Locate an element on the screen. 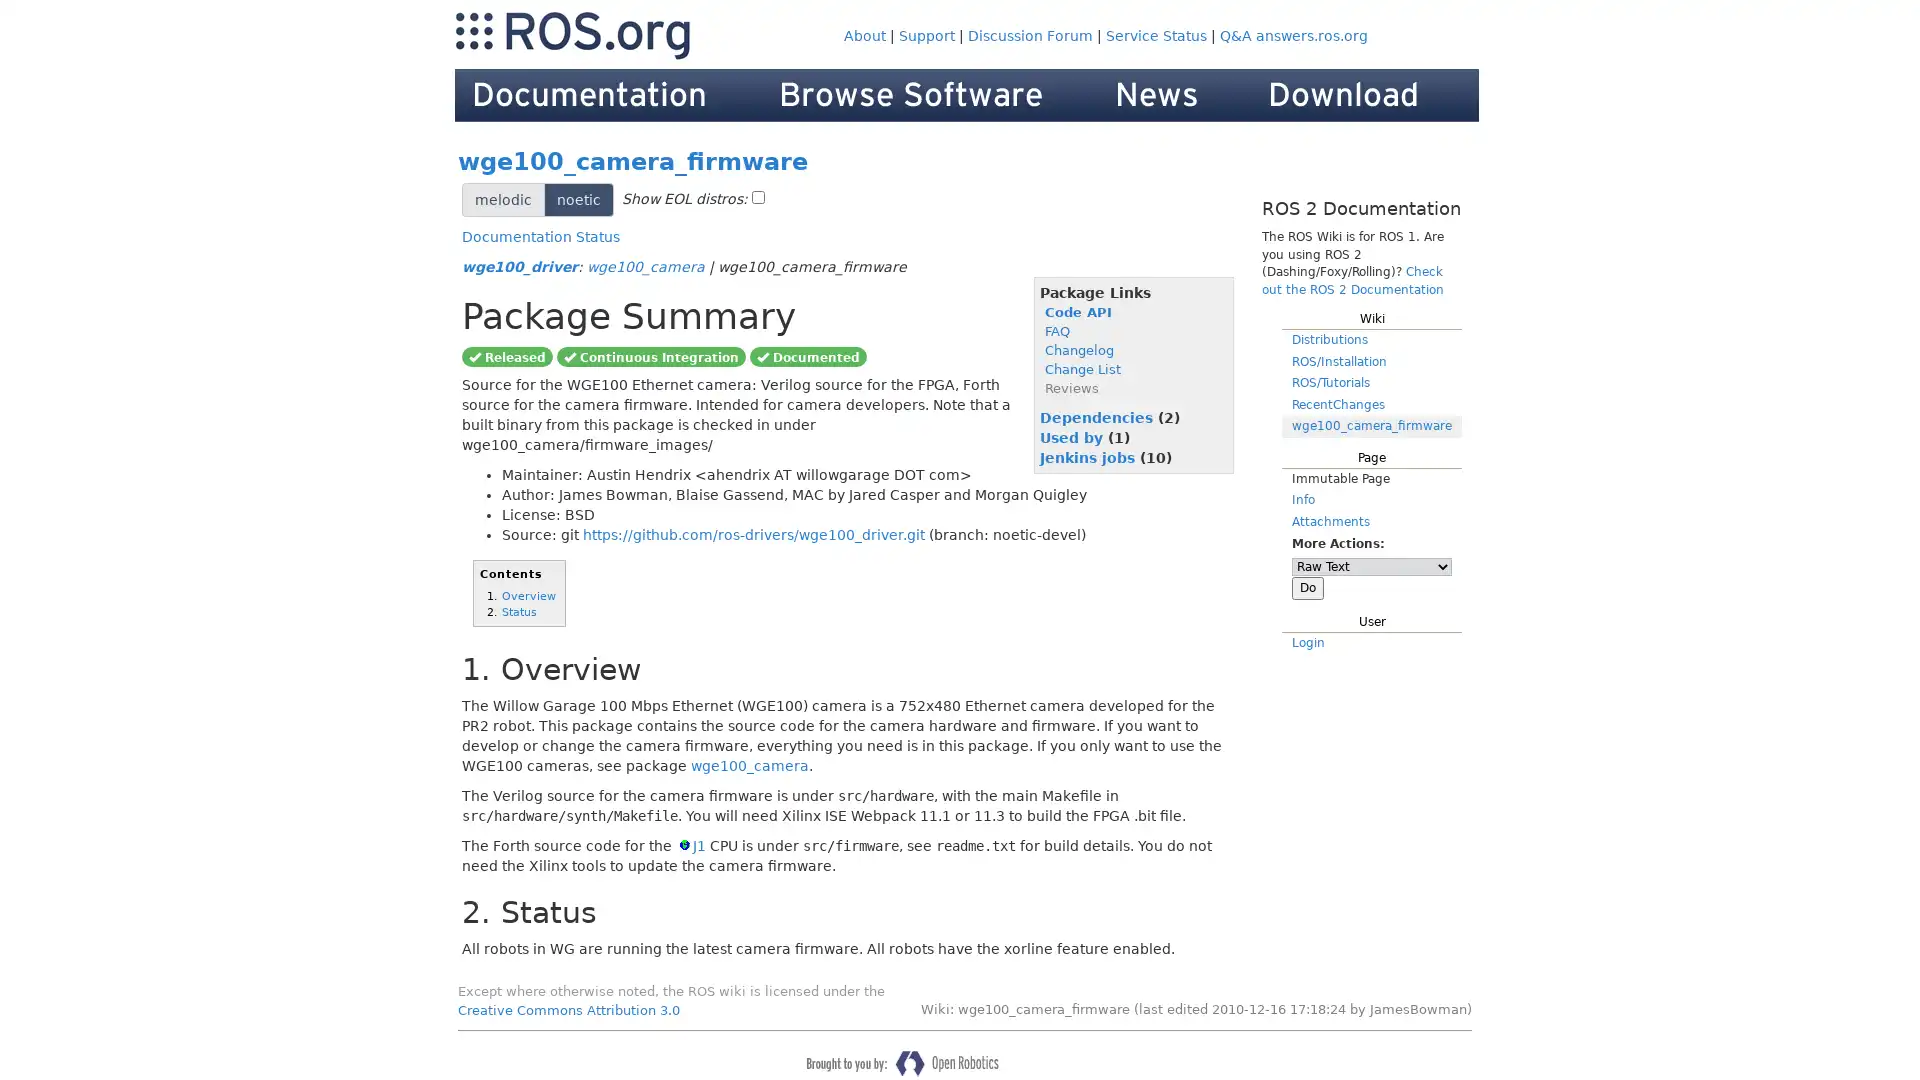 The height and width of the screenshot is (1080, 1920). noetic is located at coordinates (578, 200).